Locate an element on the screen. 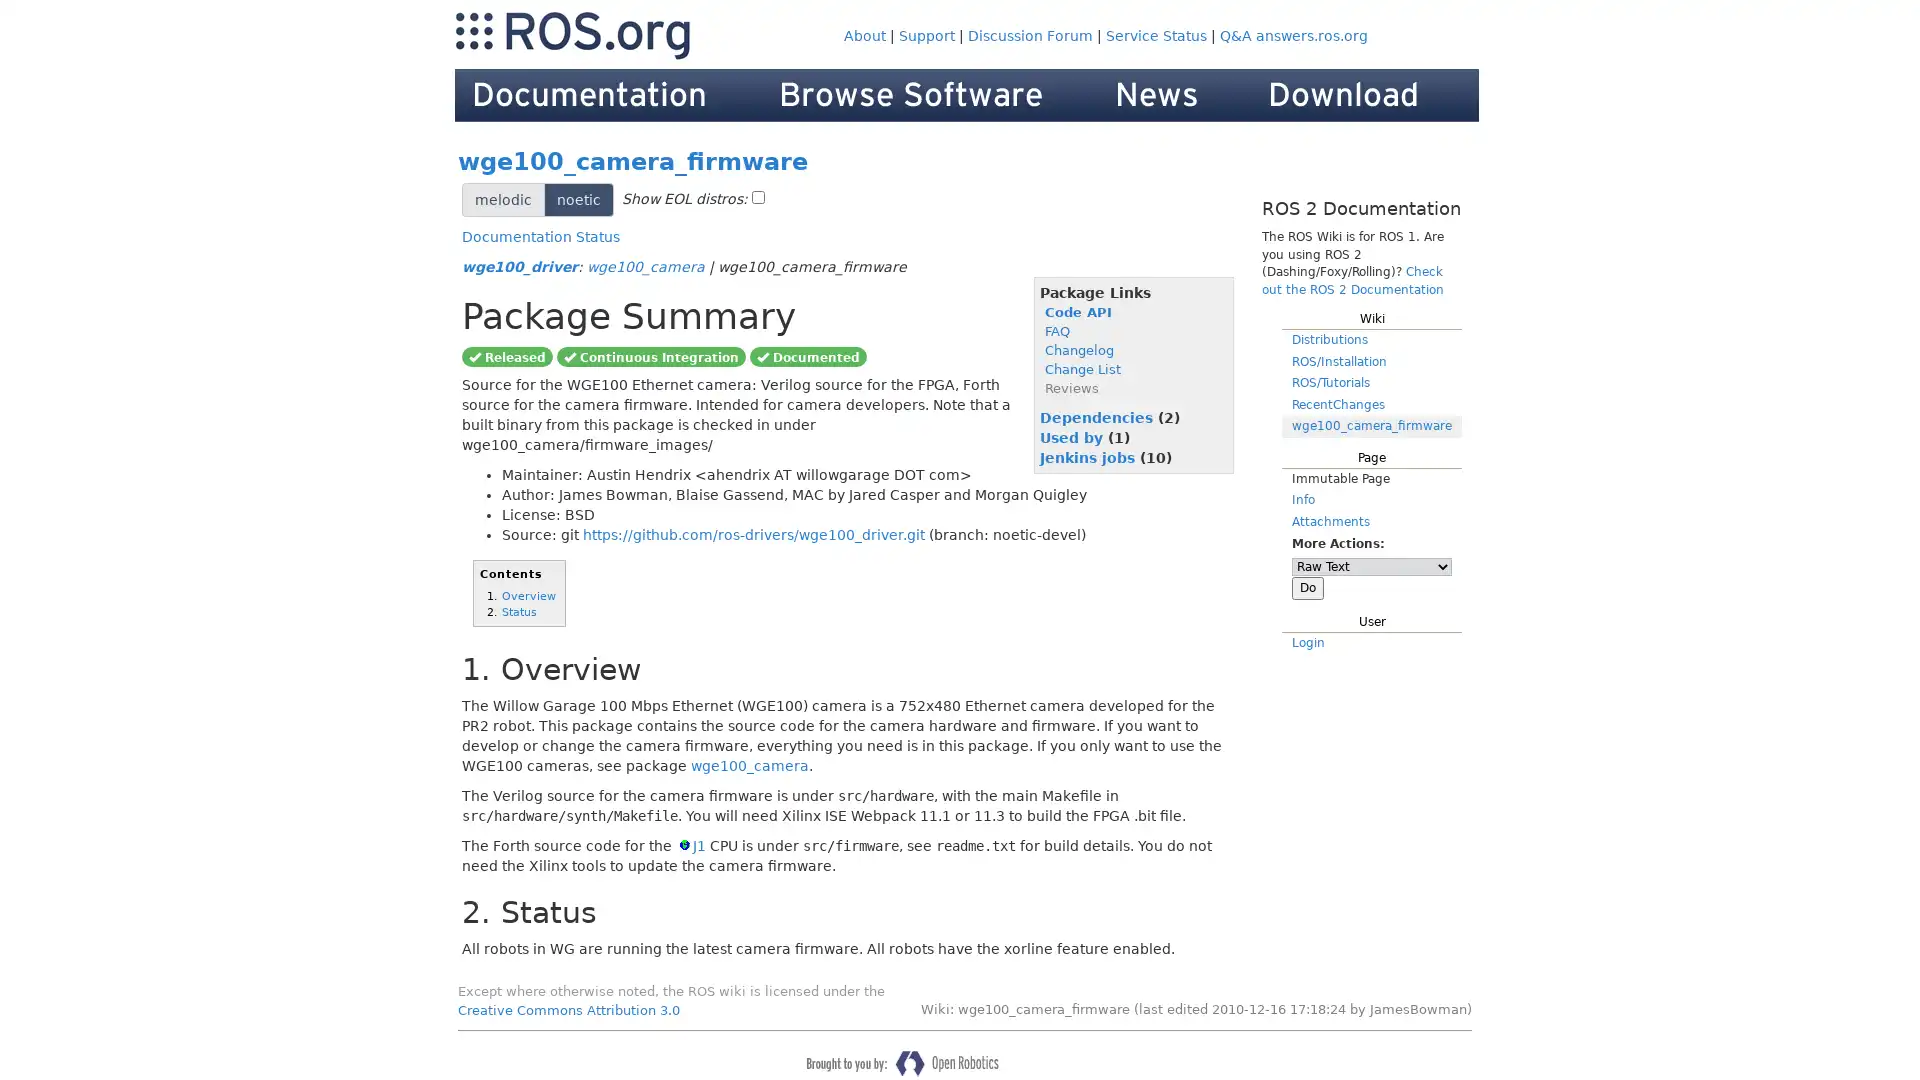 The height and width of the screenshot is (1080, 1920). noetic is located at coordinates (578, 200).